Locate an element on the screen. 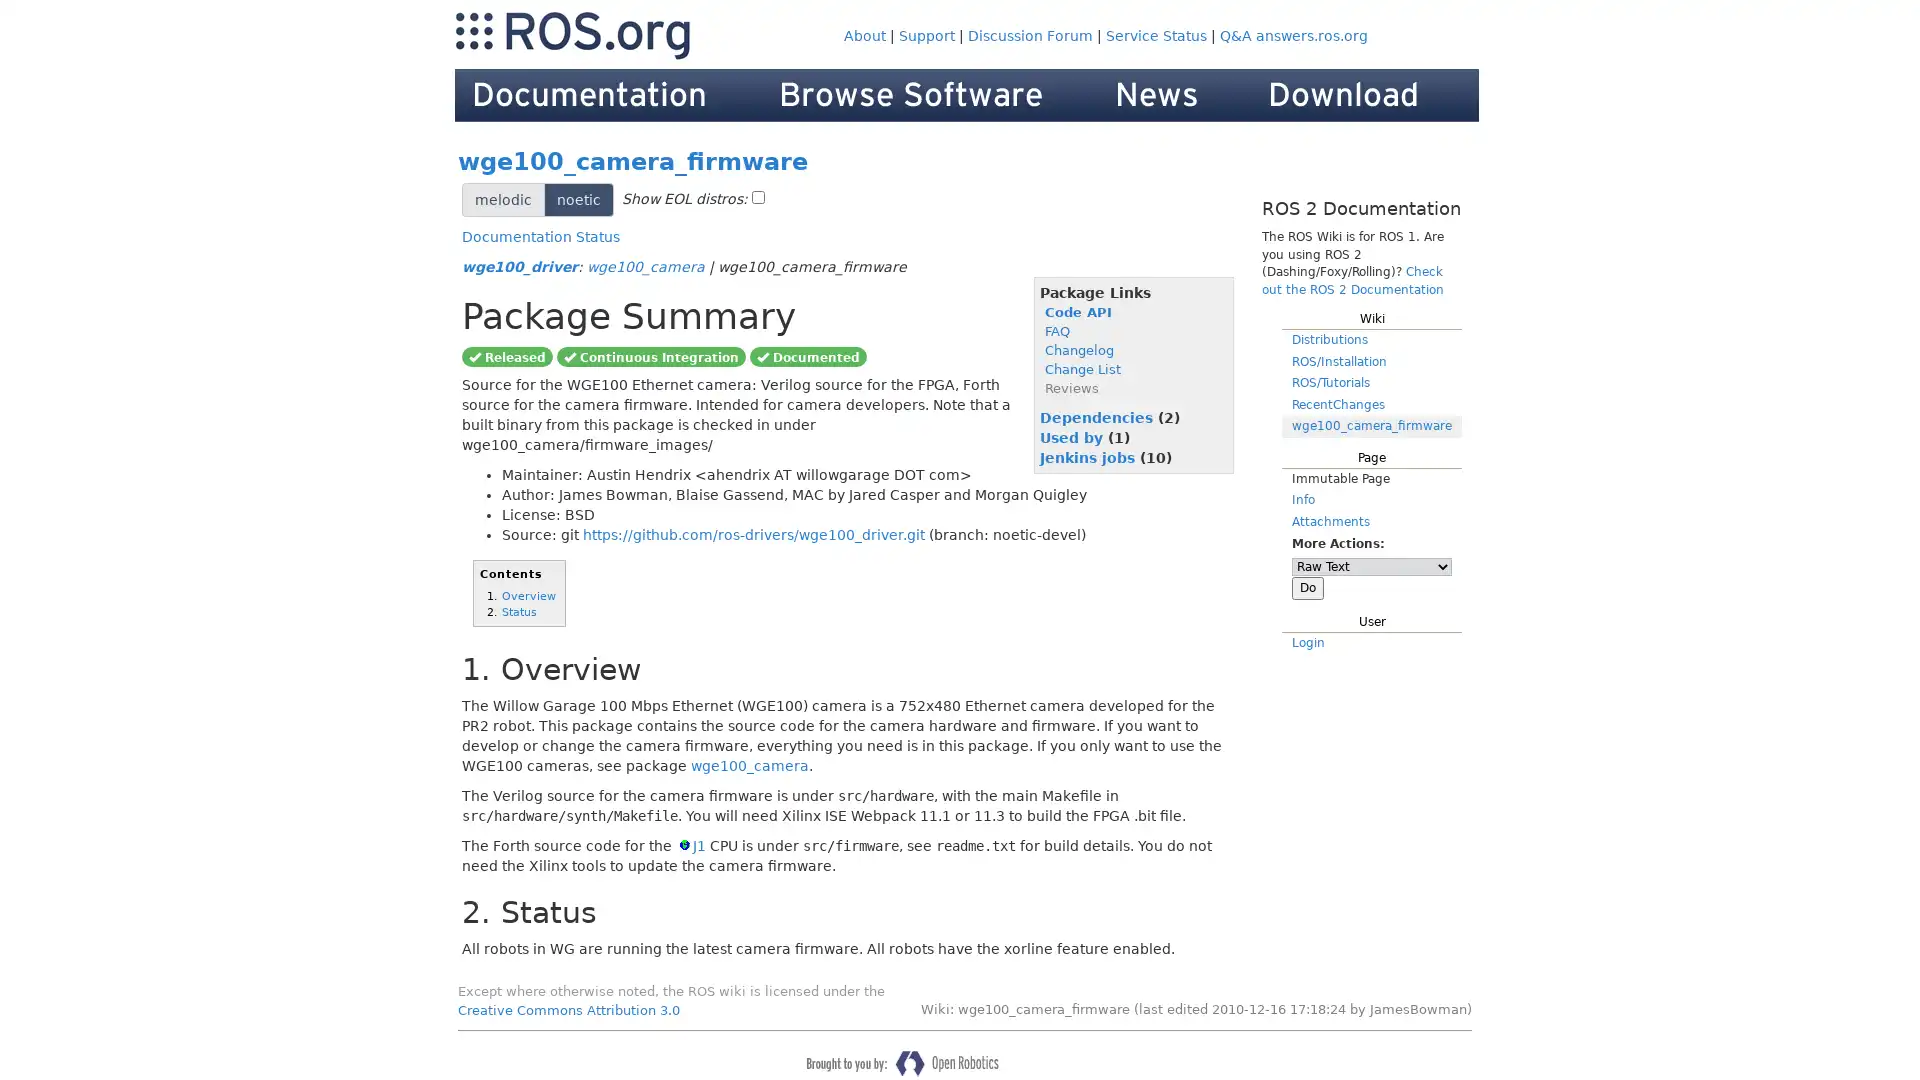 The height and width of the screenshot is (1080, 1920). noetic is located at coordinates (578, 200).